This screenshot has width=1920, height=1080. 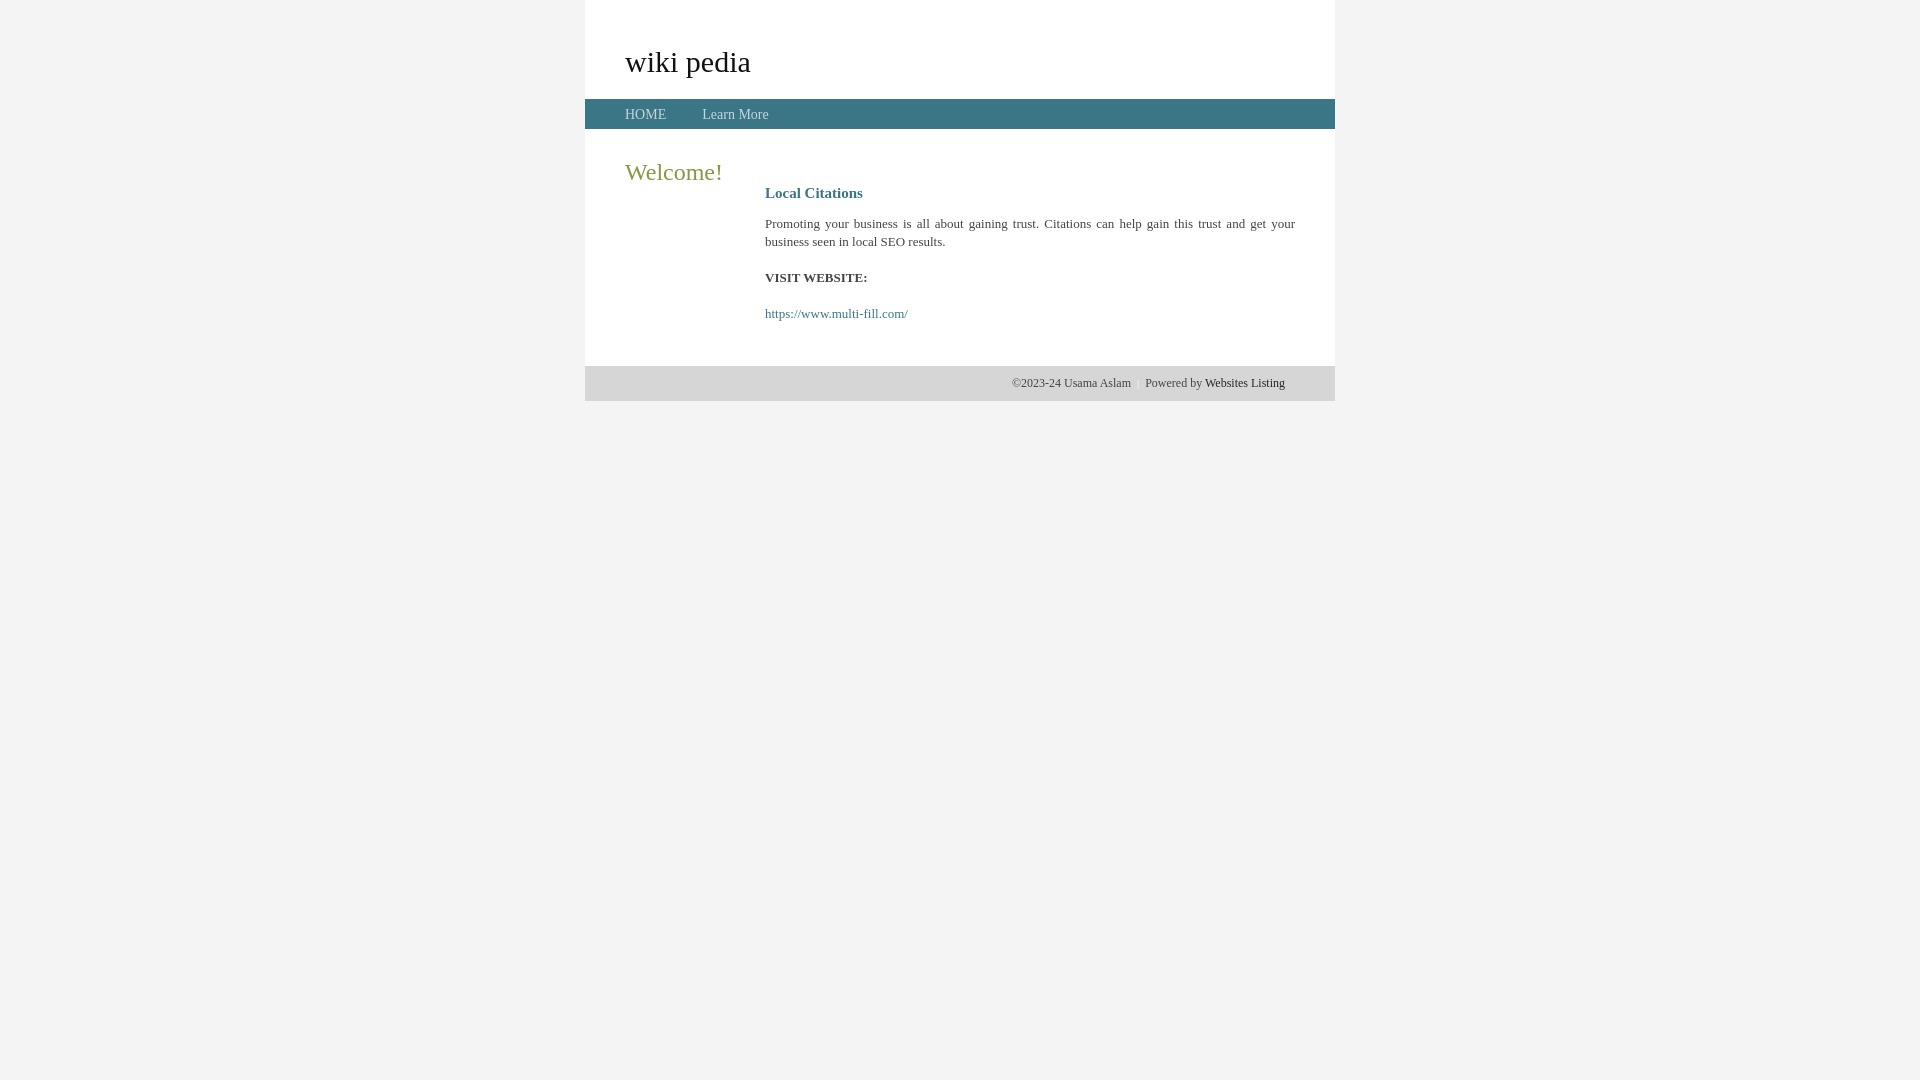 What do you see at coordinates (645, 114) in the screenshot?
I see `'HOME'` at bounding box center [645, 114].